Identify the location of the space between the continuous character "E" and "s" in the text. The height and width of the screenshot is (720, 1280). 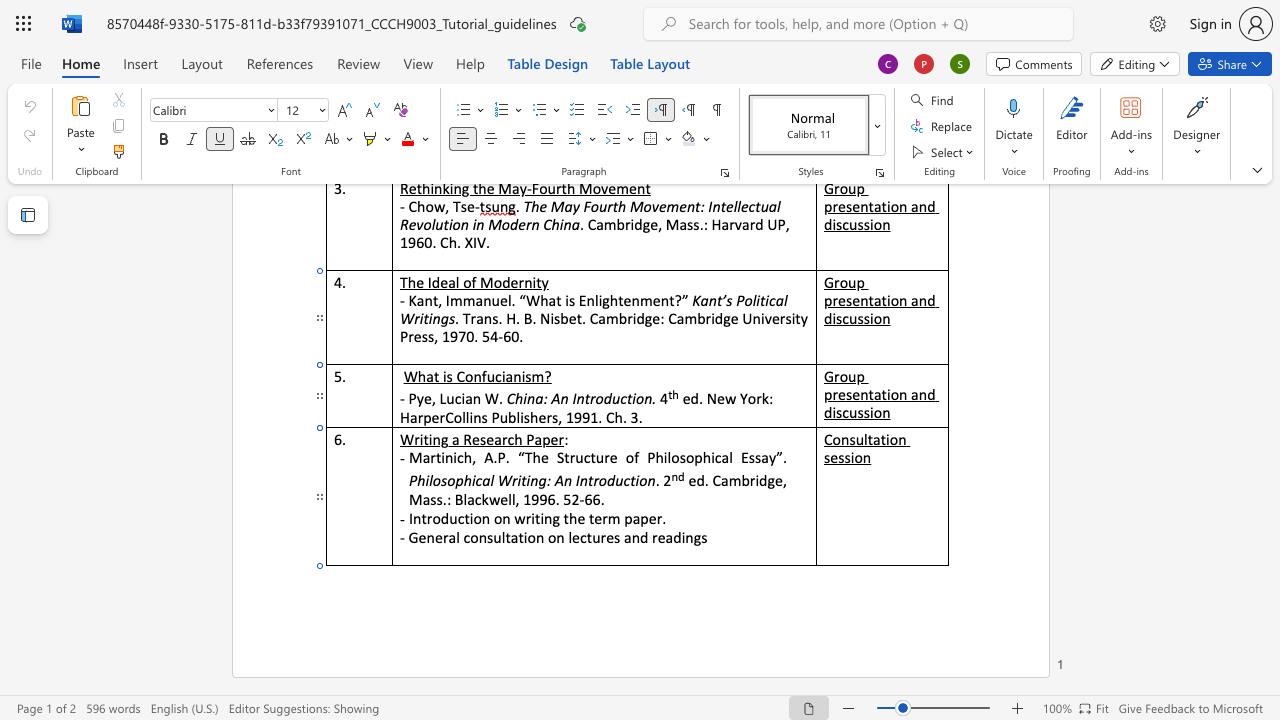
(747, 457).